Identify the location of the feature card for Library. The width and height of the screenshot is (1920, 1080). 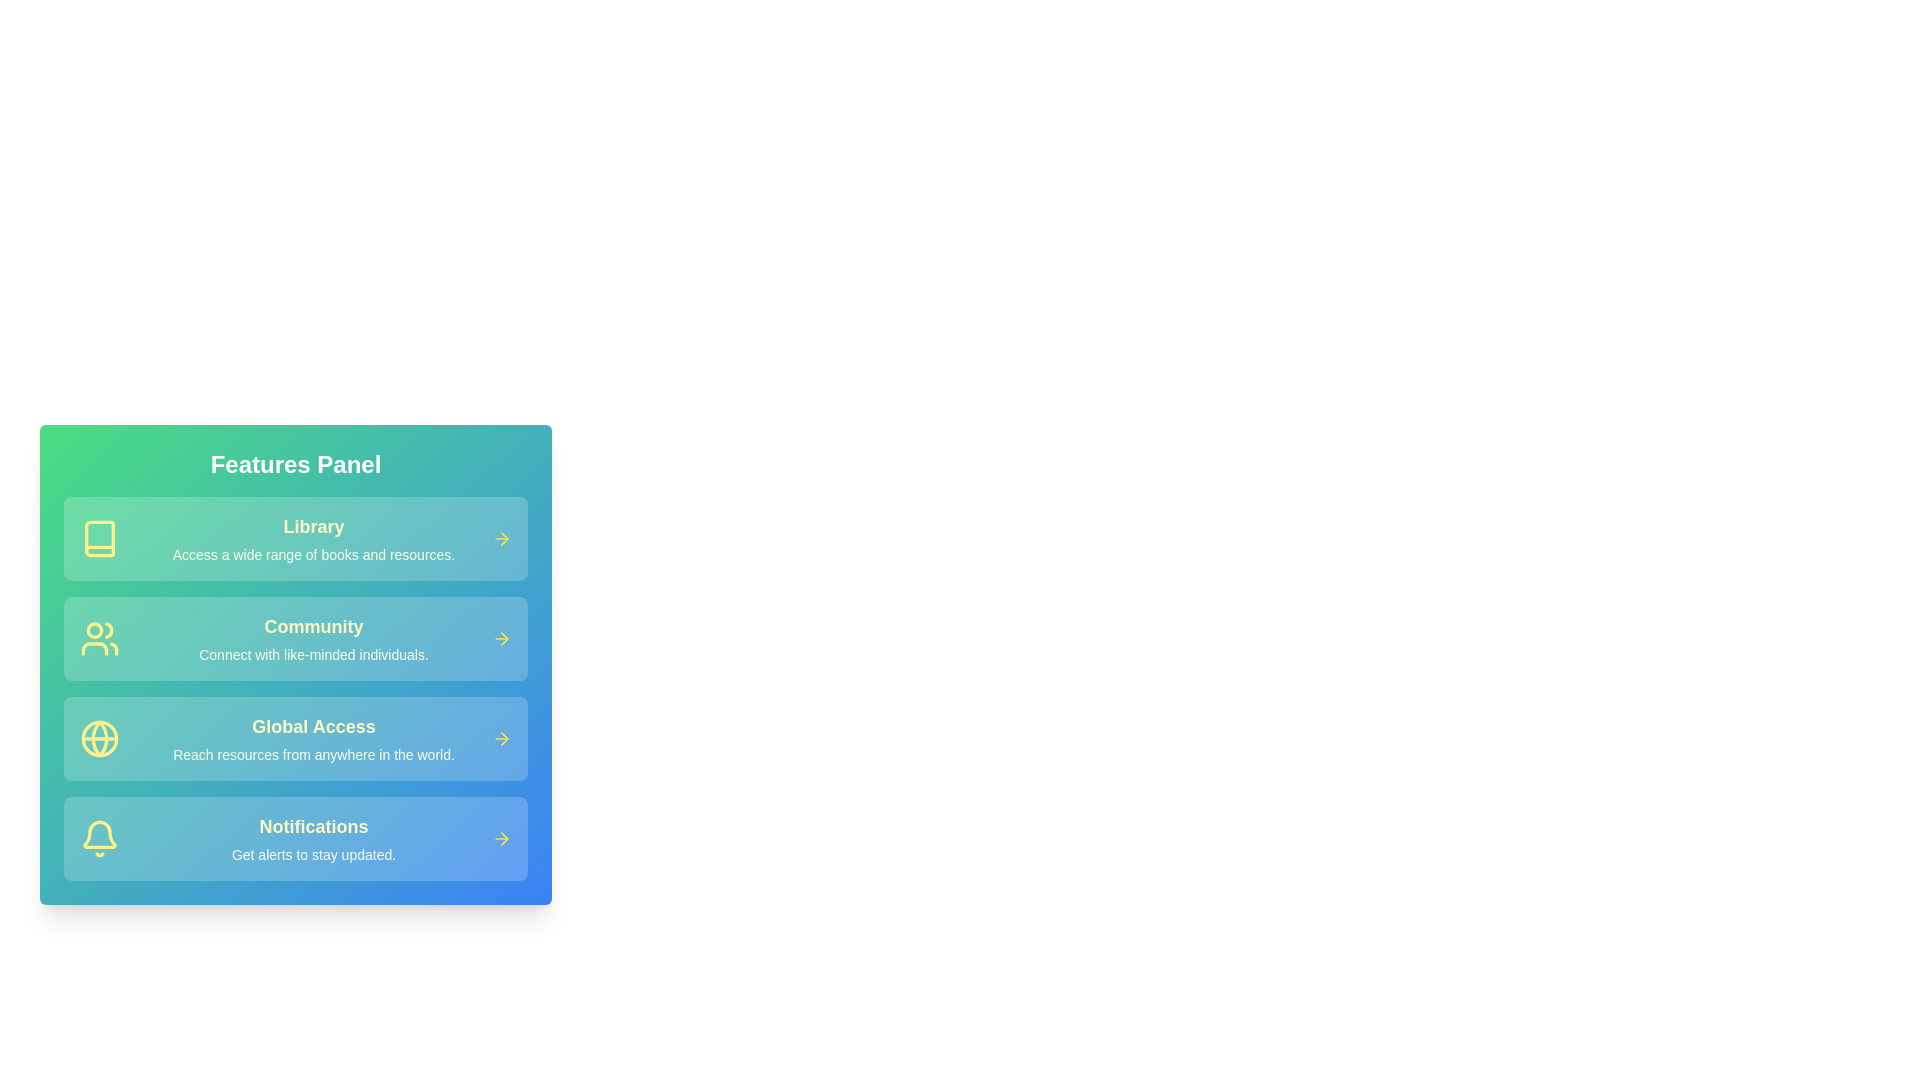
(295, 538).